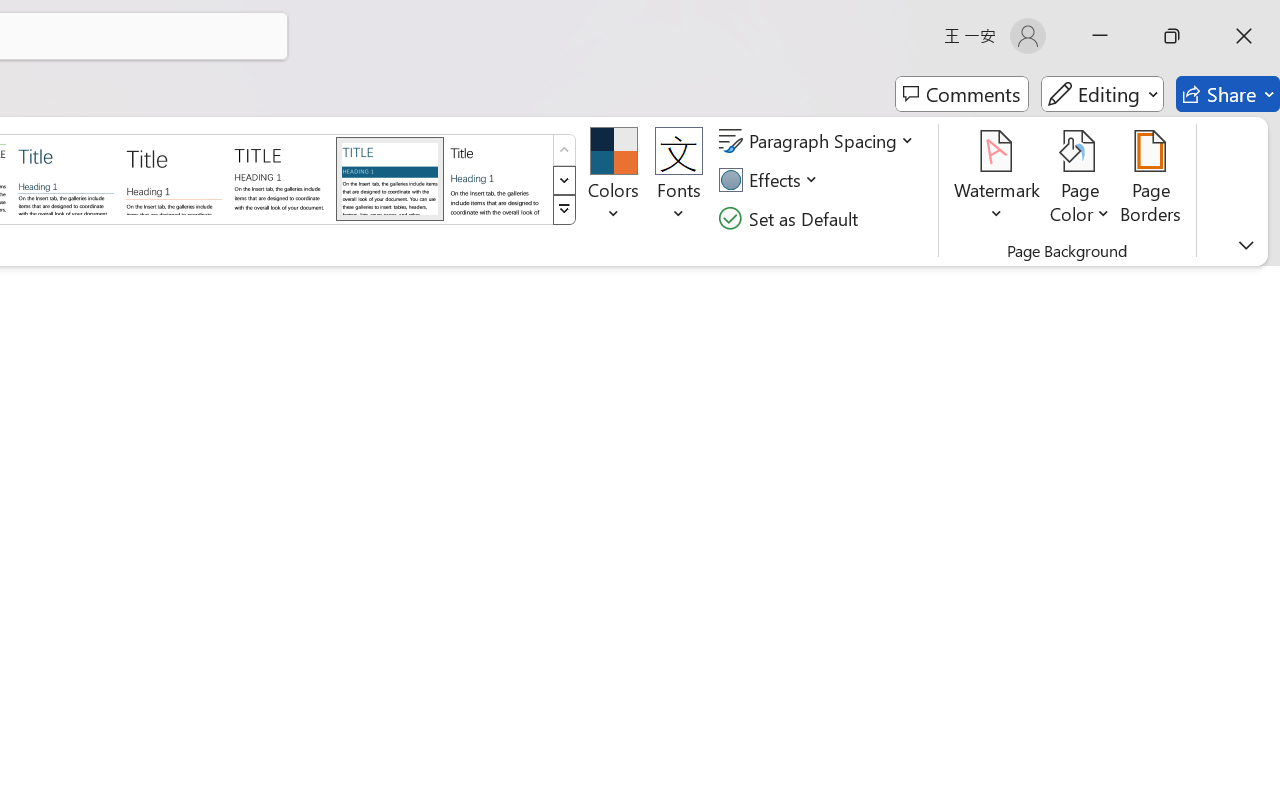  Describe the element at coordinates (564, 210) in the screenshot. I see `'Class: NetUIImage'` at that location.